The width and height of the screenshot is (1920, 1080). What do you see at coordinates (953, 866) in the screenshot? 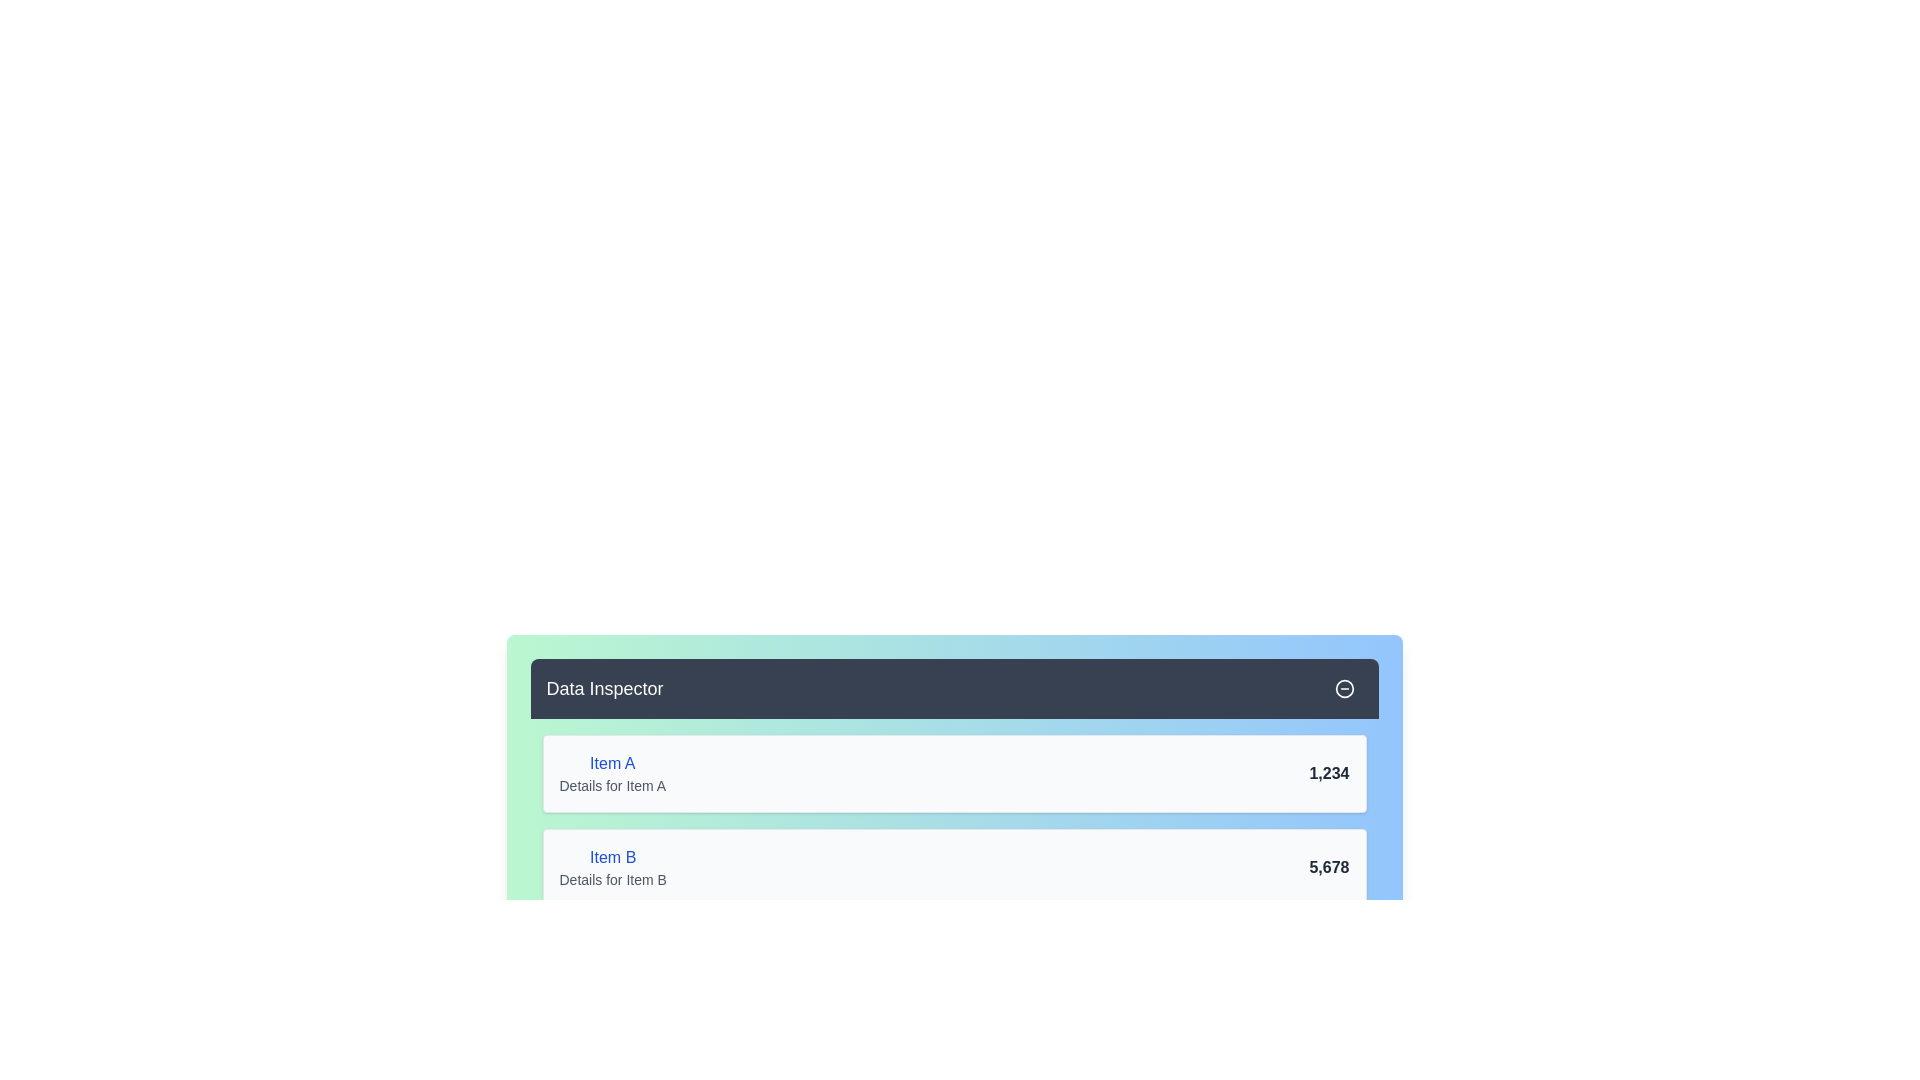
I see `the second item` at bounding box center [953, 866].